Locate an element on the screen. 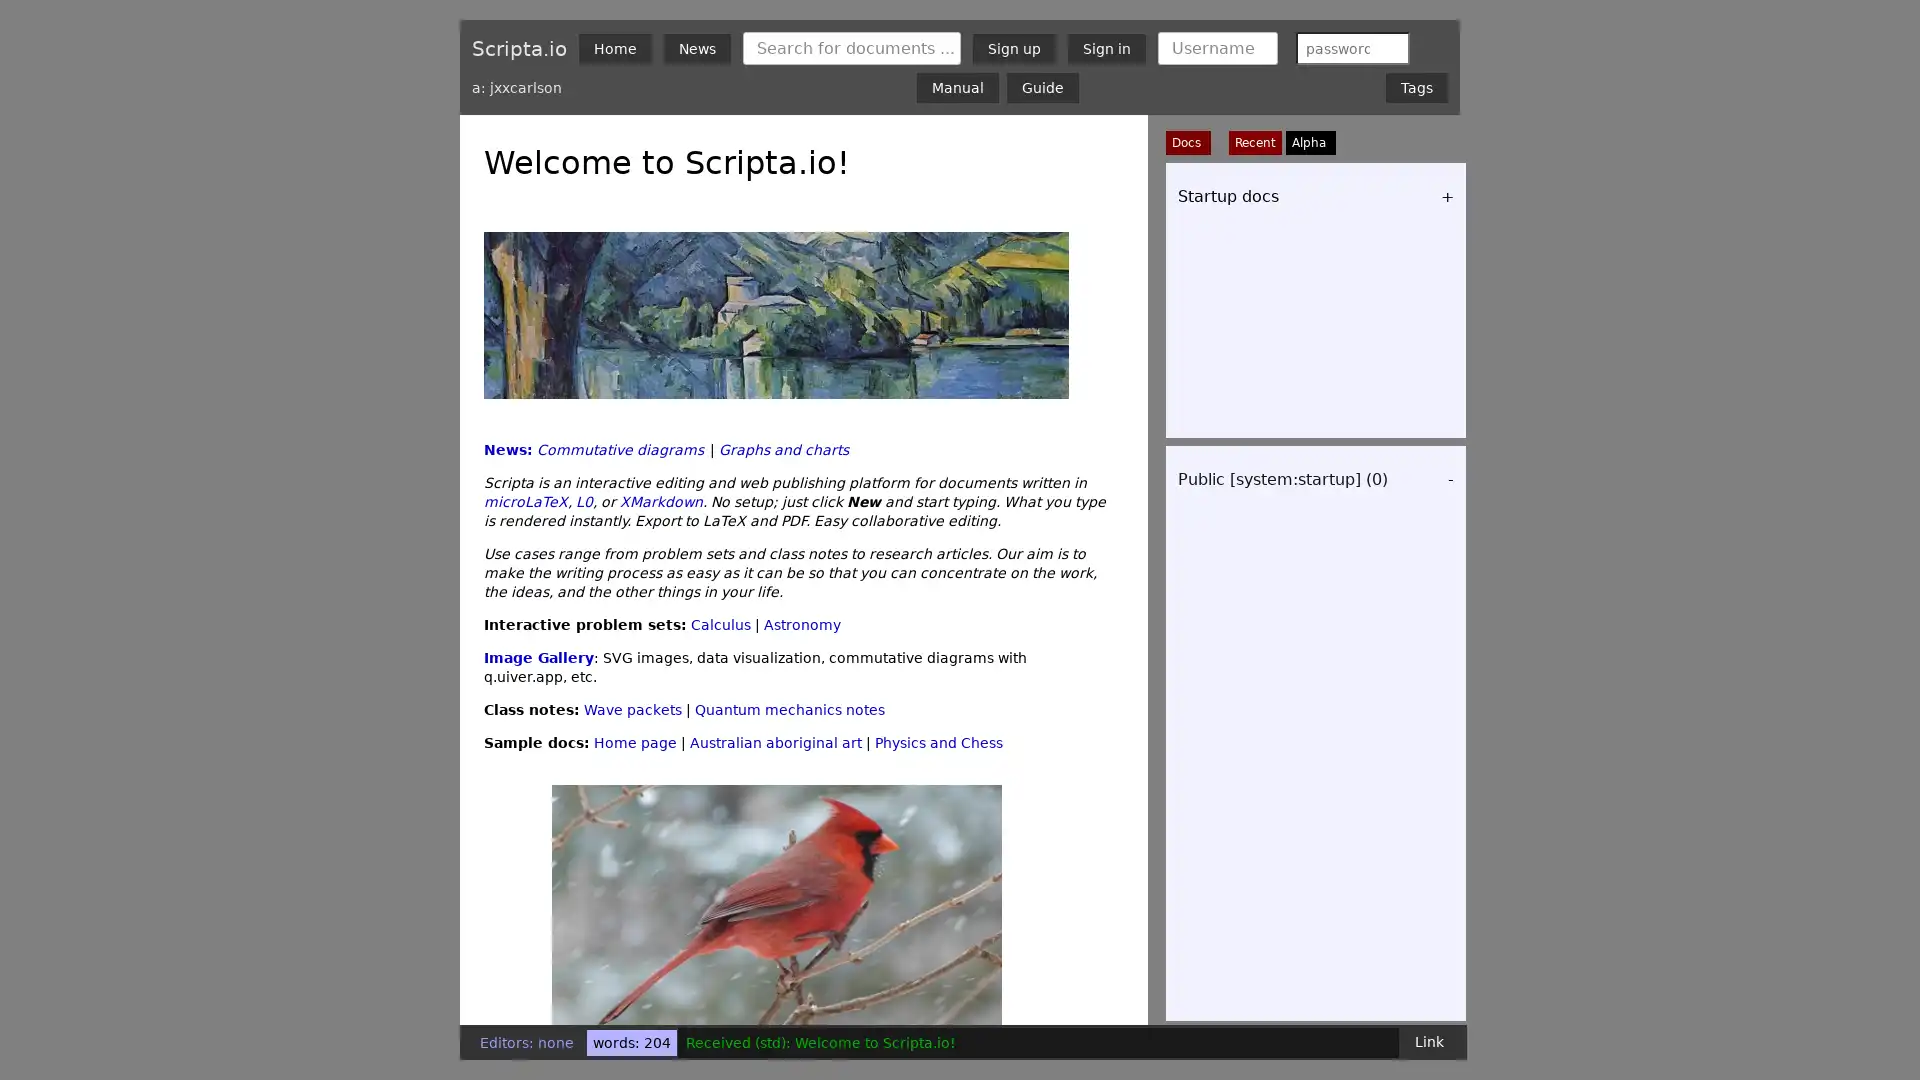  Graphs and charts is located at coordinates (782, 450).